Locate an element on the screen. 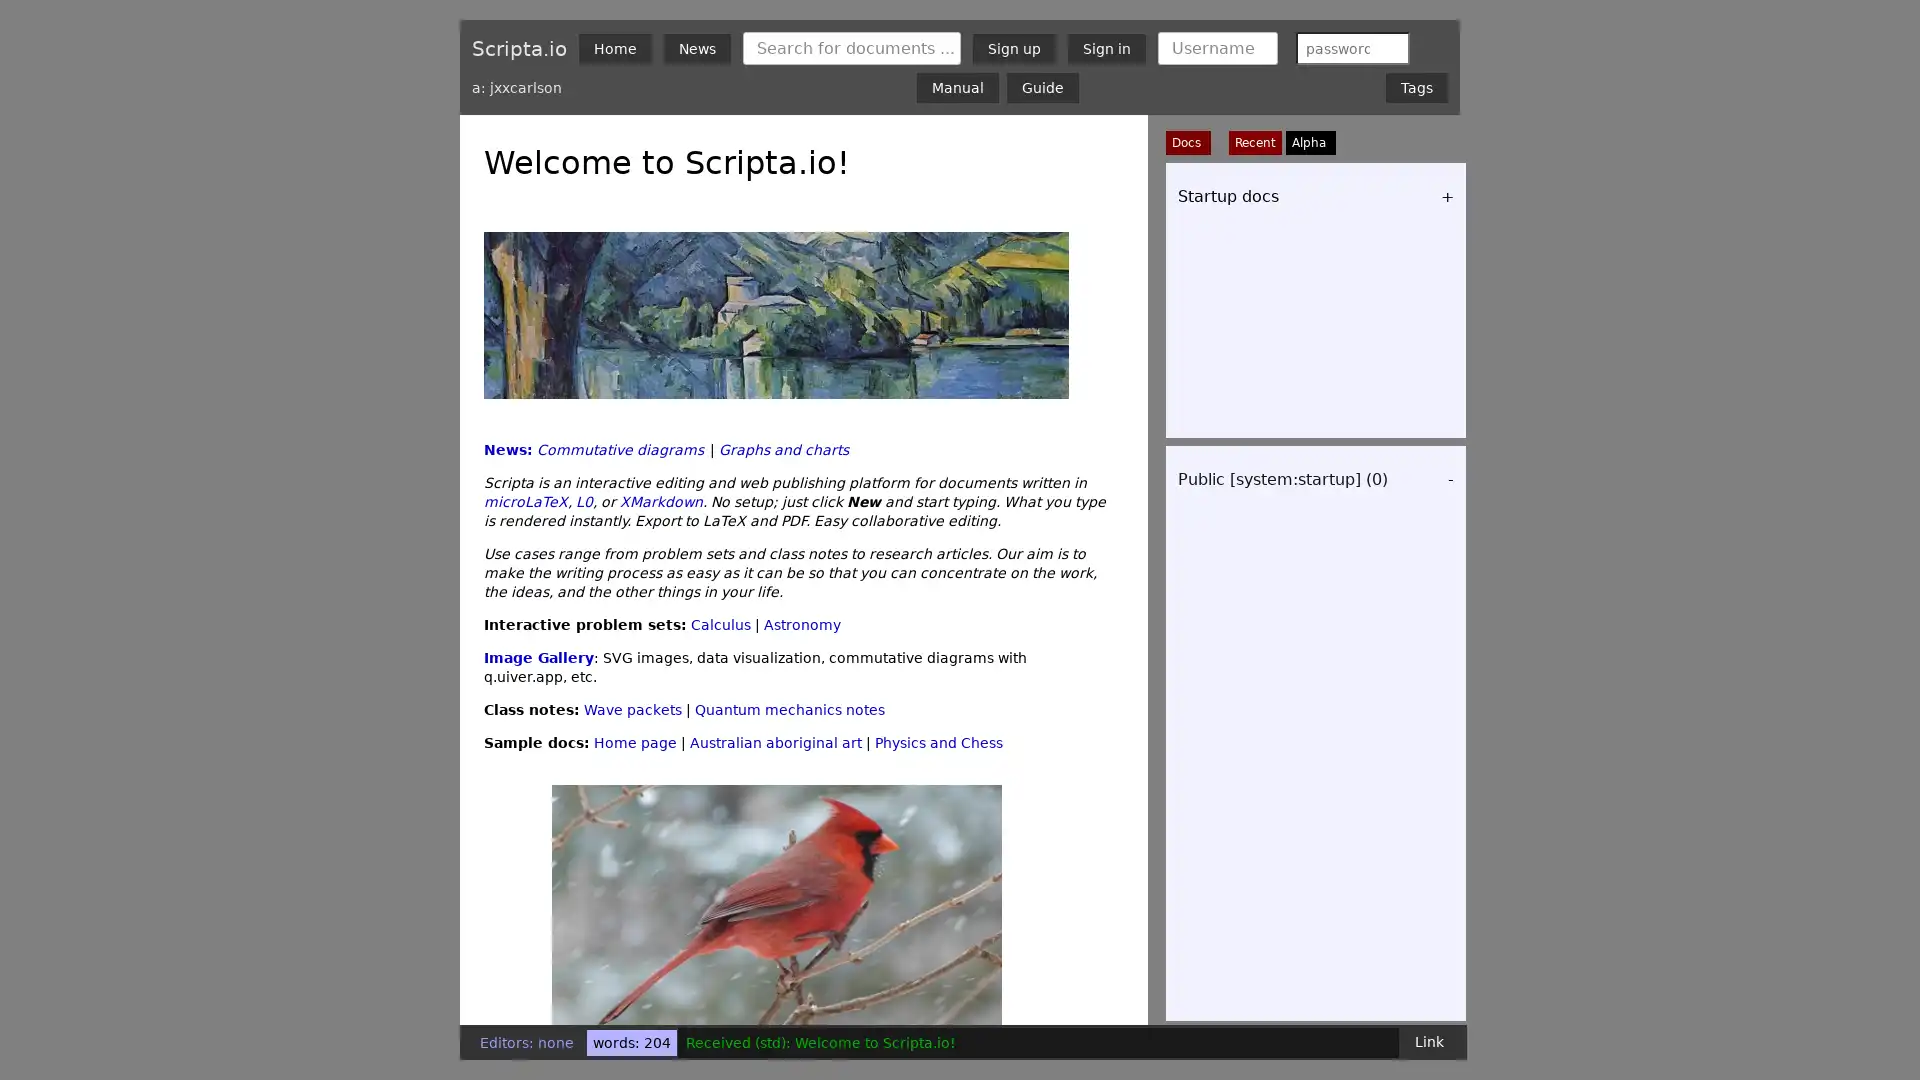  Graphs and charts is located at coordinates (782, 450).